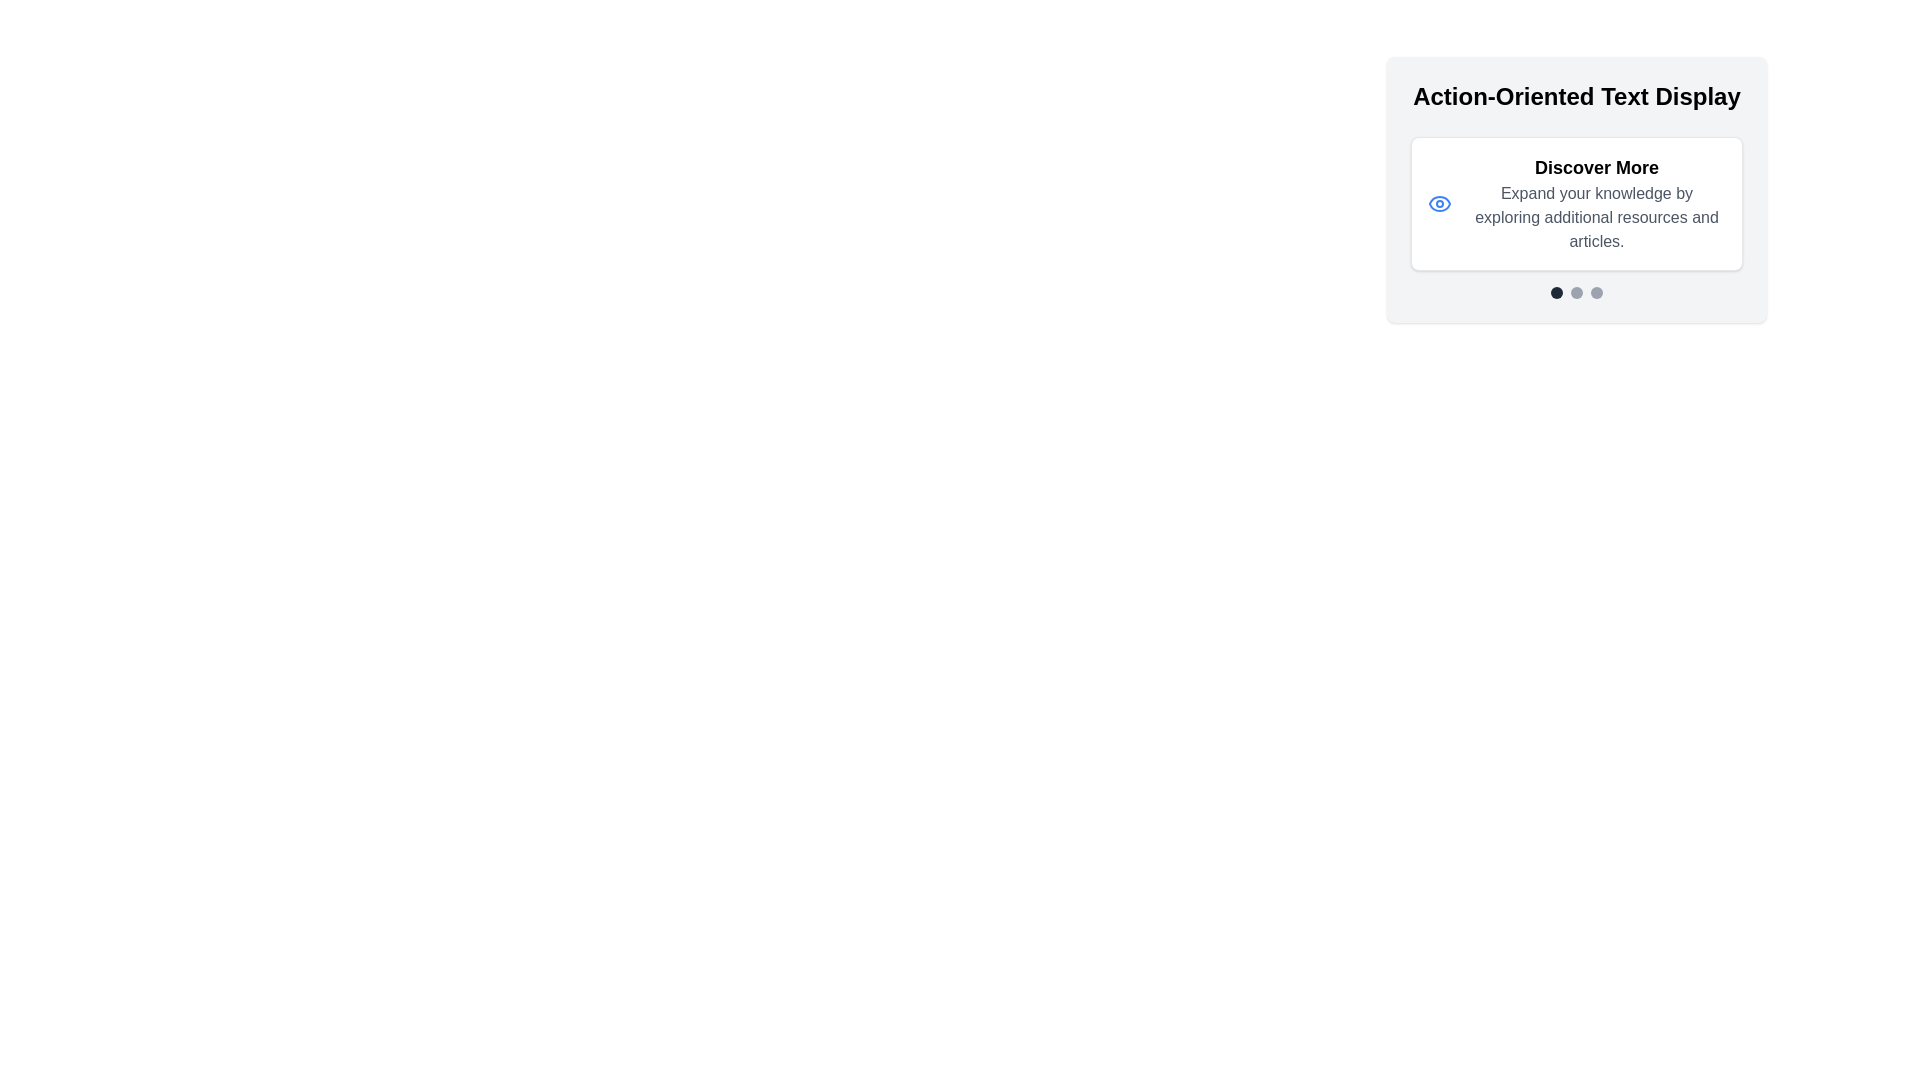  Describe the element at coordinates (1576, 293) in the screenshot. I see `the pagination indicators located at the bottom of the 'Action-Oriented Text Display' card to understand the current state or step` at that location.